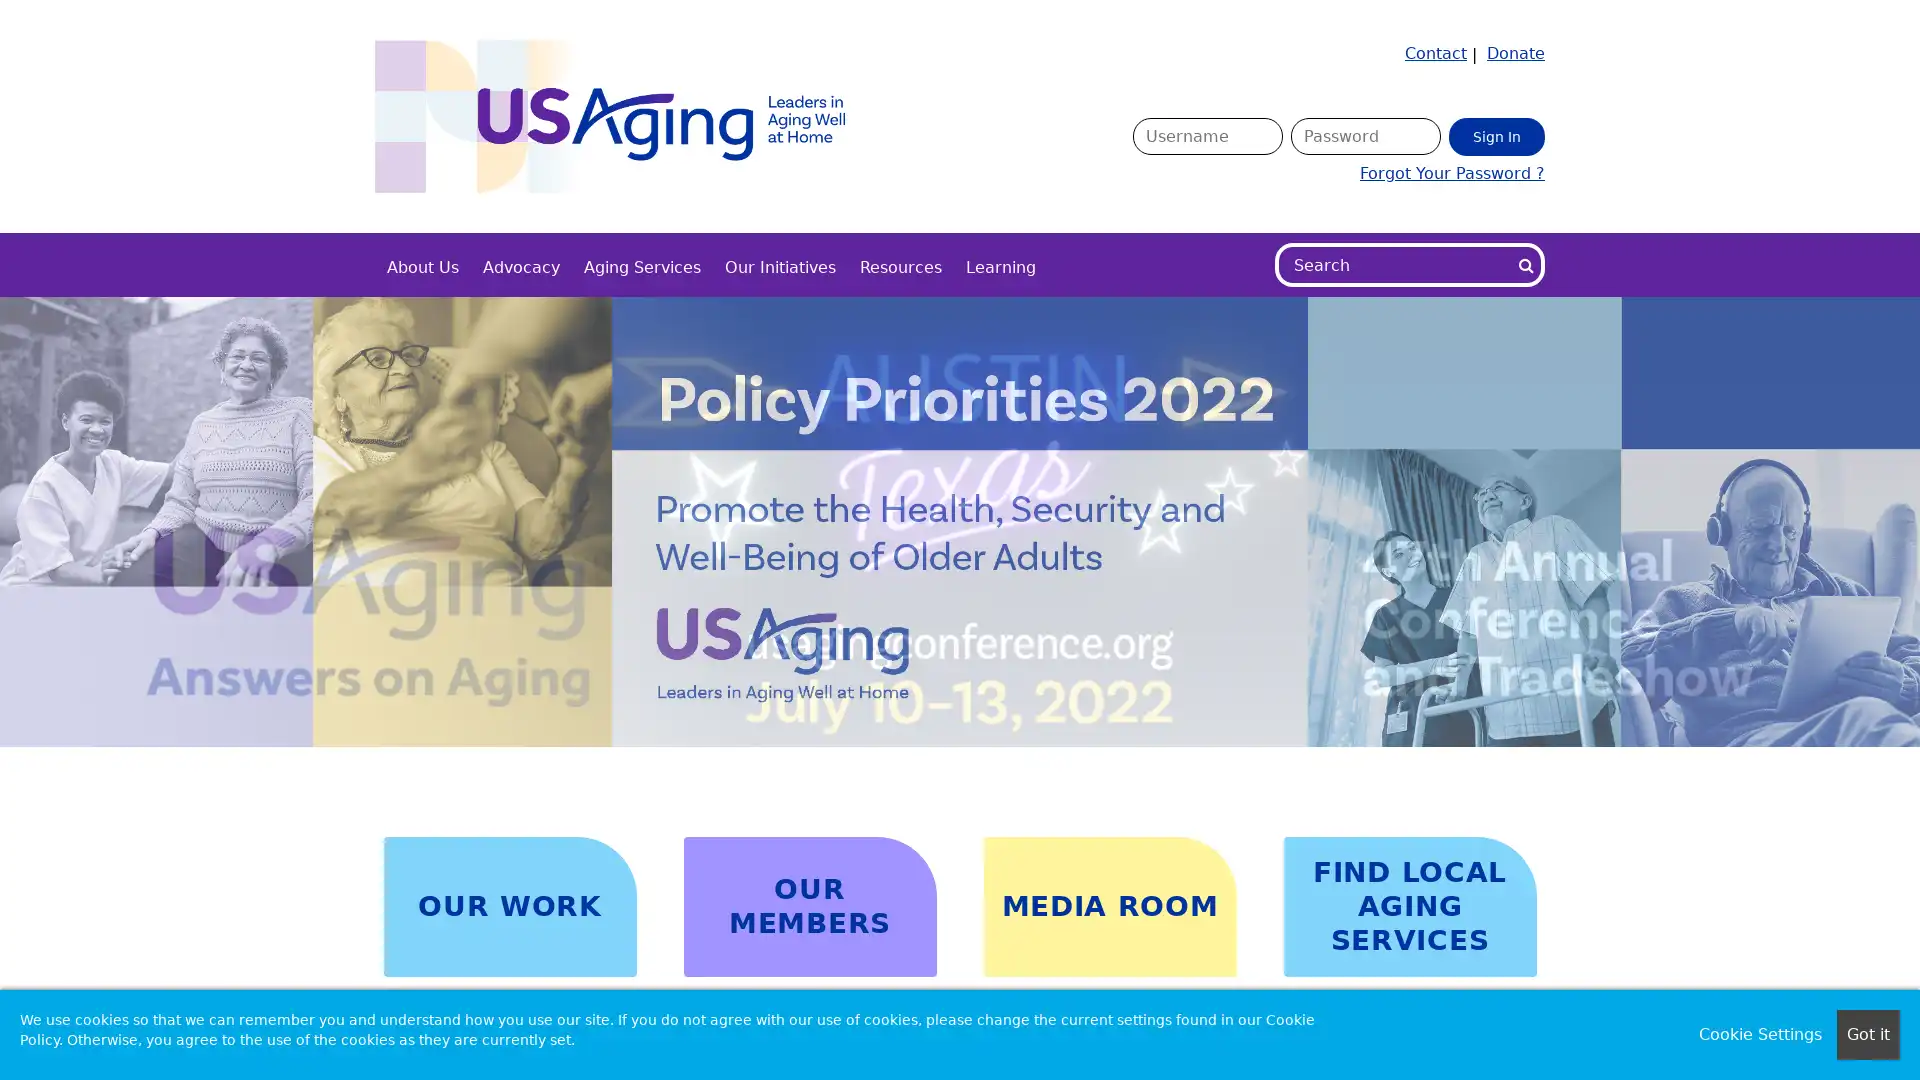 The width and height of the screenshot is (1920, 1080). I want to click on Sign In, so click(1497, 135).